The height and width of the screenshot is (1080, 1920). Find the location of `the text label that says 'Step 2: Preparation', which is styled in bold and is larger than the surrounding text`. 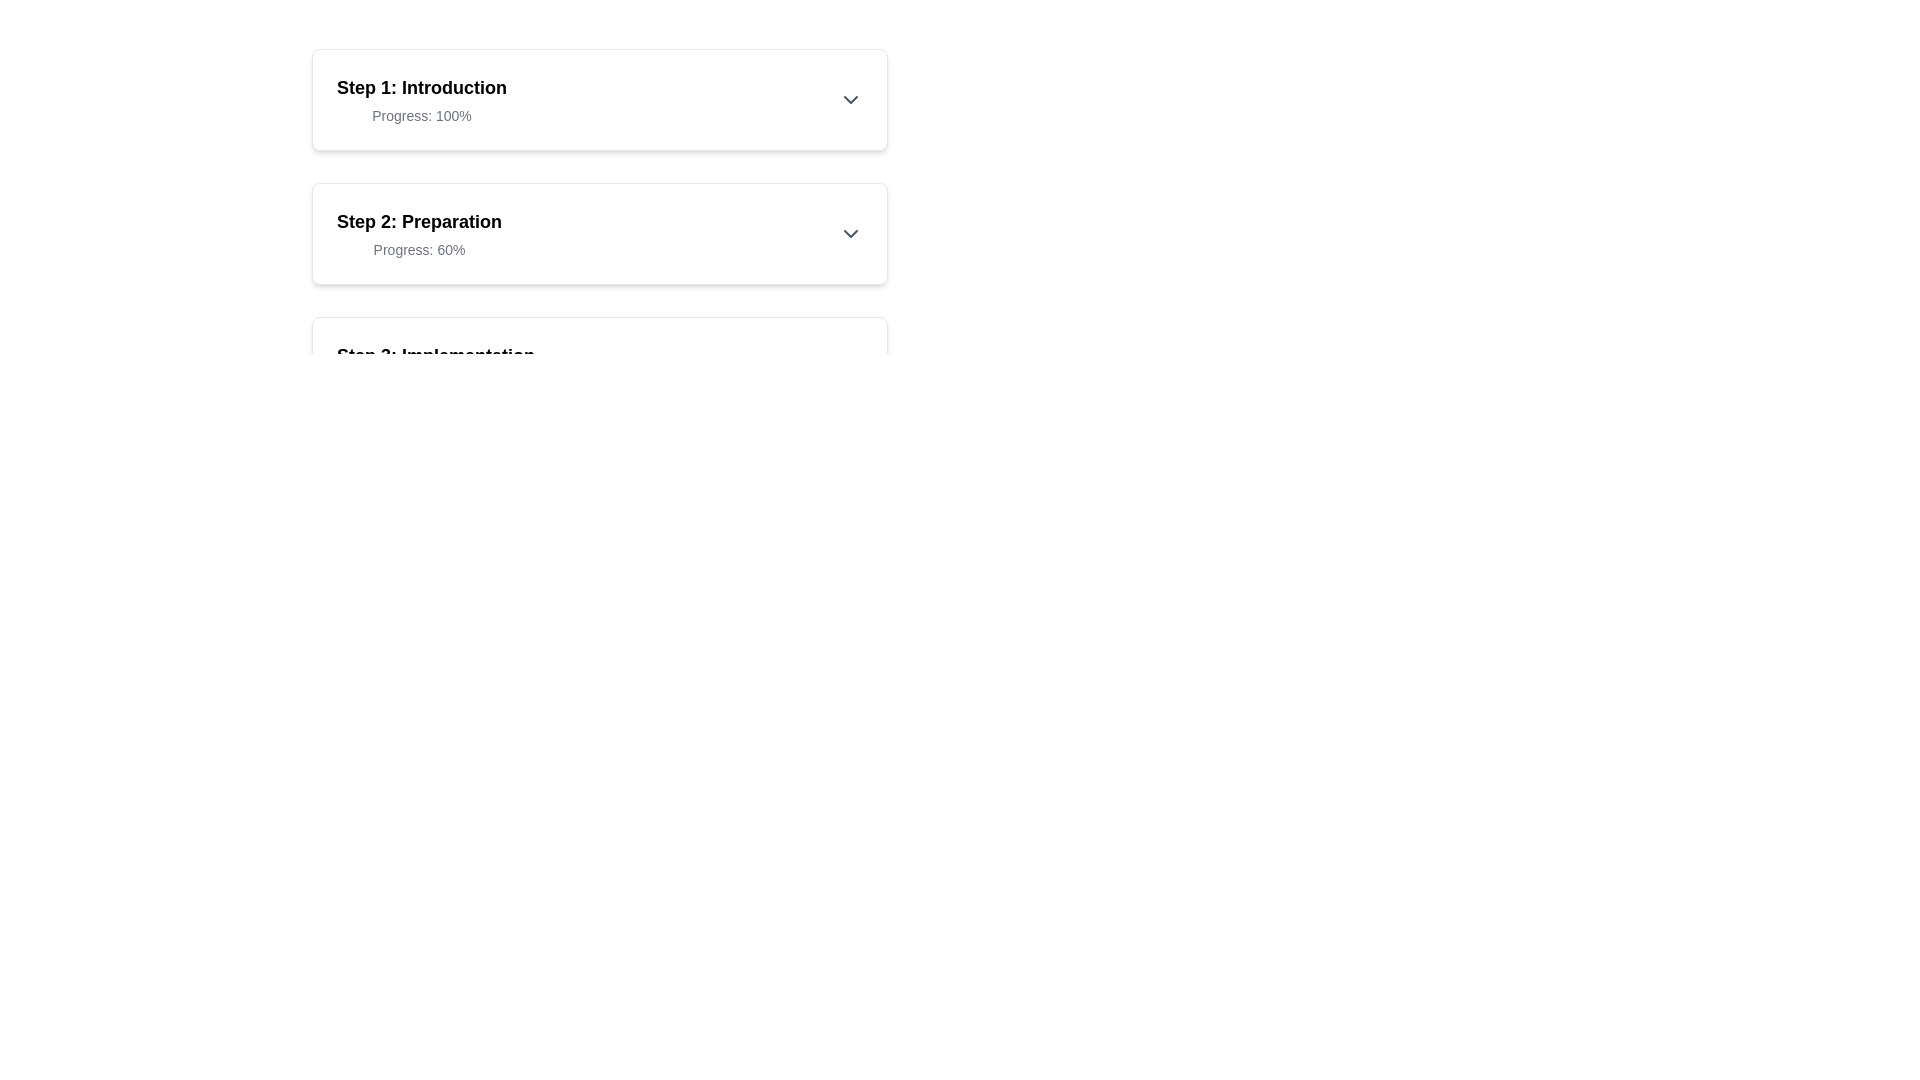

the text label that says 'Step 2: Preparation', which is styled in bold and is larger than the surrounding text is located at coordinates (418, 222).